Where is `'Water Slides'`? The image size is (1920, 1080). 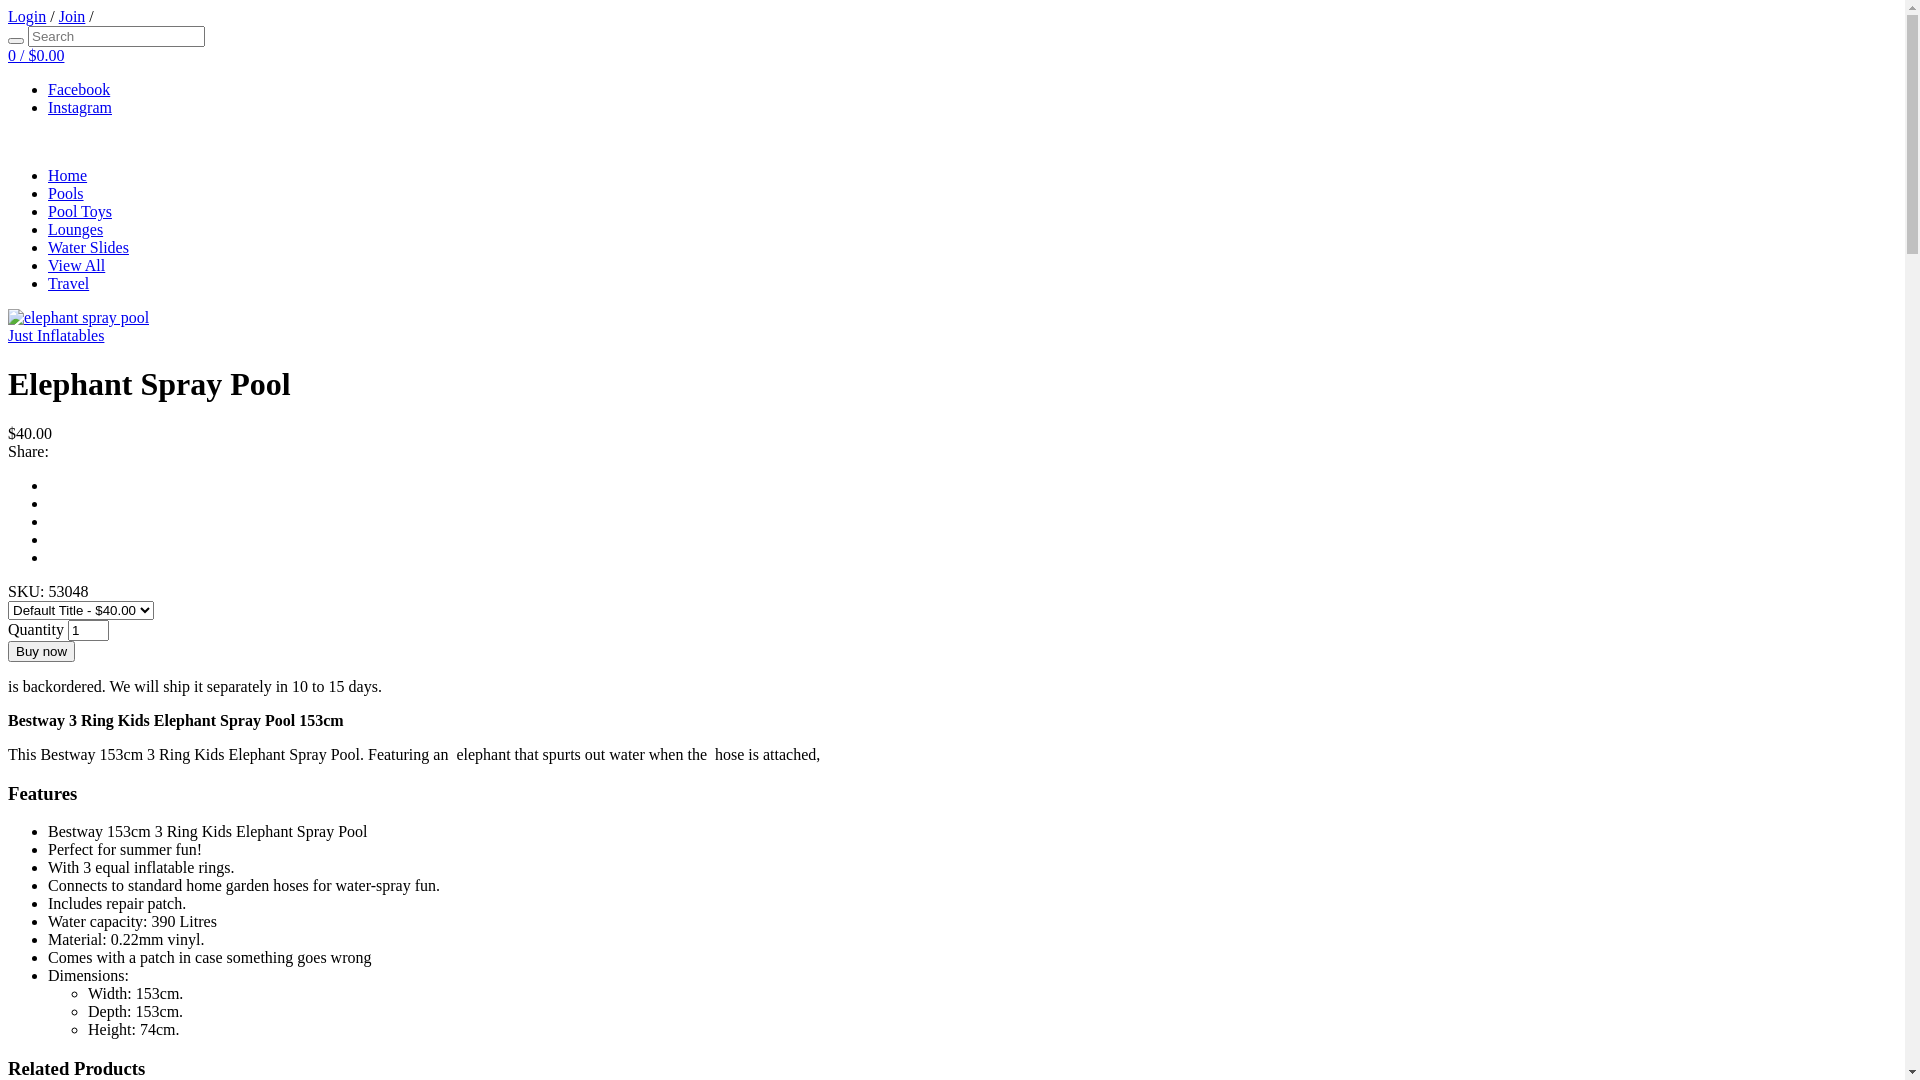
'Water Slides' is located at coordinates (48, 246).